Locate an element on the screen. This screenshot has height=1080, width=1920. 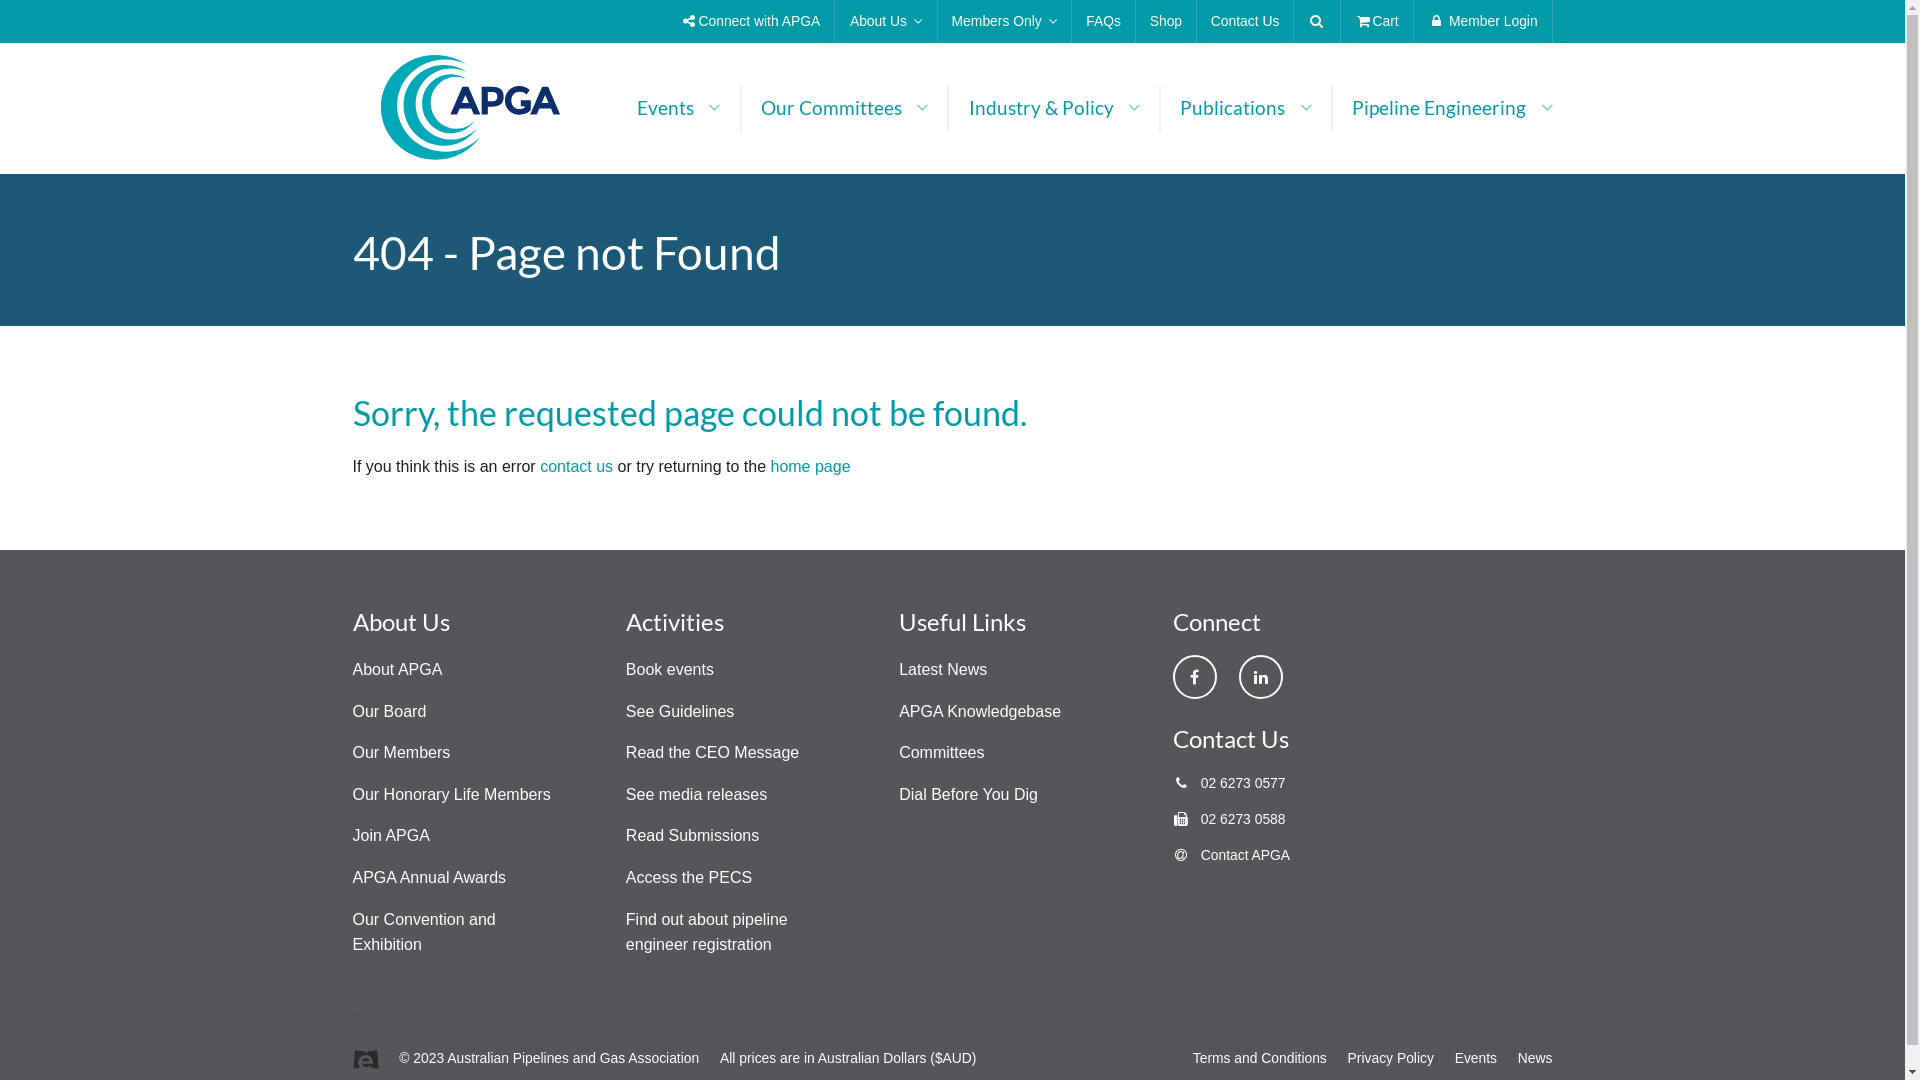
'Our Committees' is located at coordinates (844, 108).